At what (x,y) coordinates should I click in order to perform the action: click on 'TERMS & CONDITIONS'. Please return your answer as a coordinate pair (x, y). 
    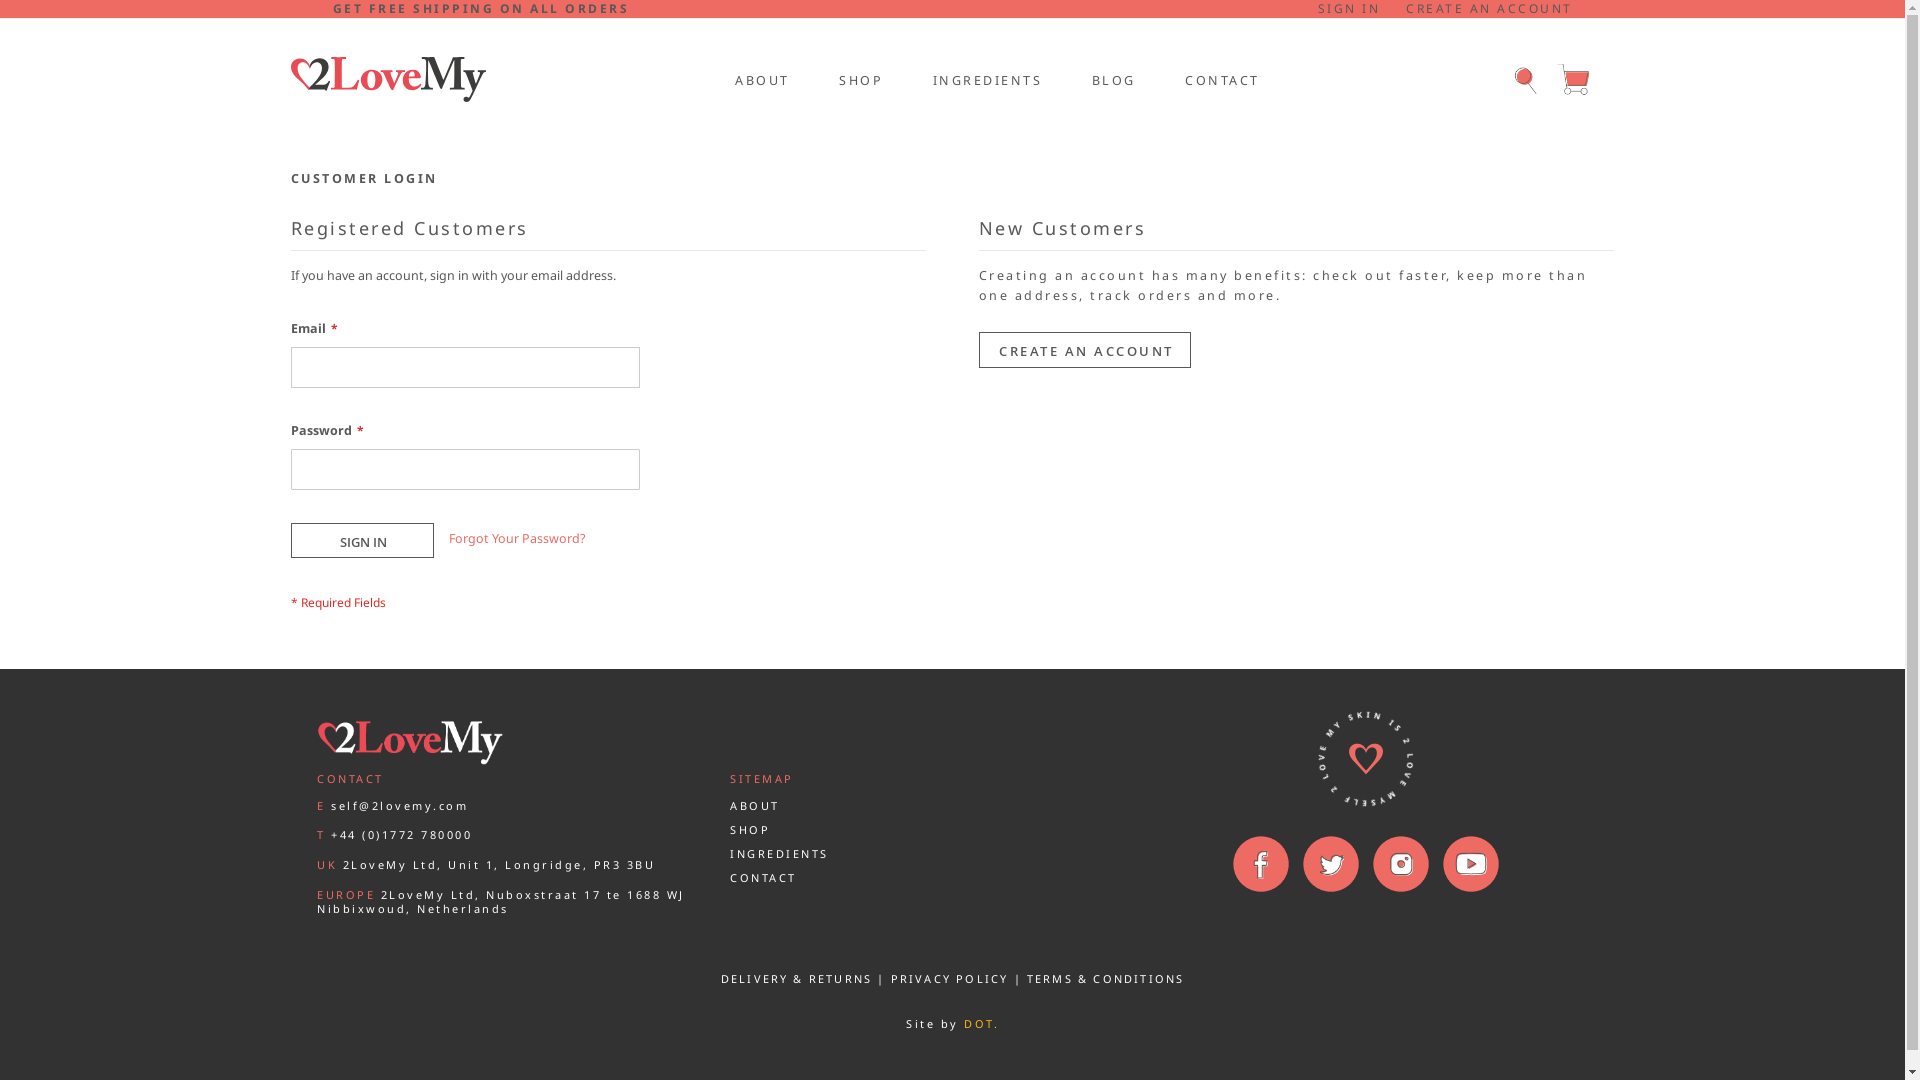
    Looking at the image, I should click on (1104, 977).